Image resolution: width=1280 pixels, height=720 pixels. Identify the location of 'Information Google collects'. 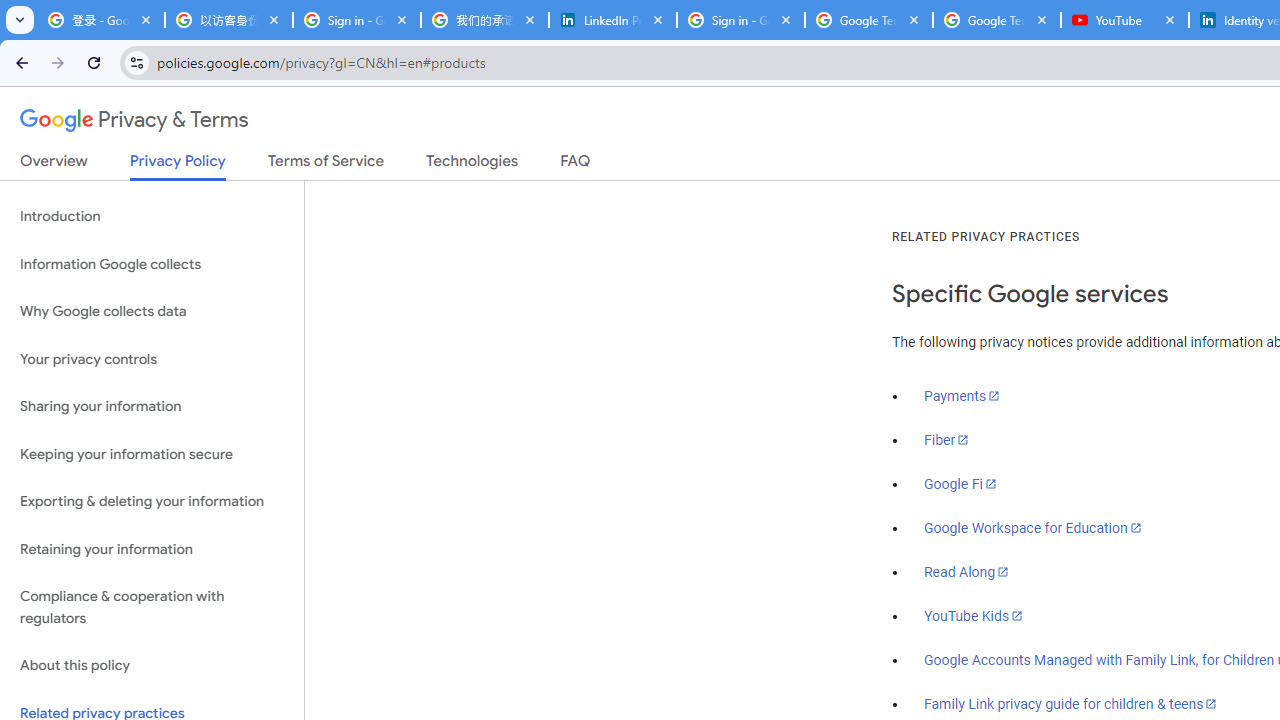
(151, 263).